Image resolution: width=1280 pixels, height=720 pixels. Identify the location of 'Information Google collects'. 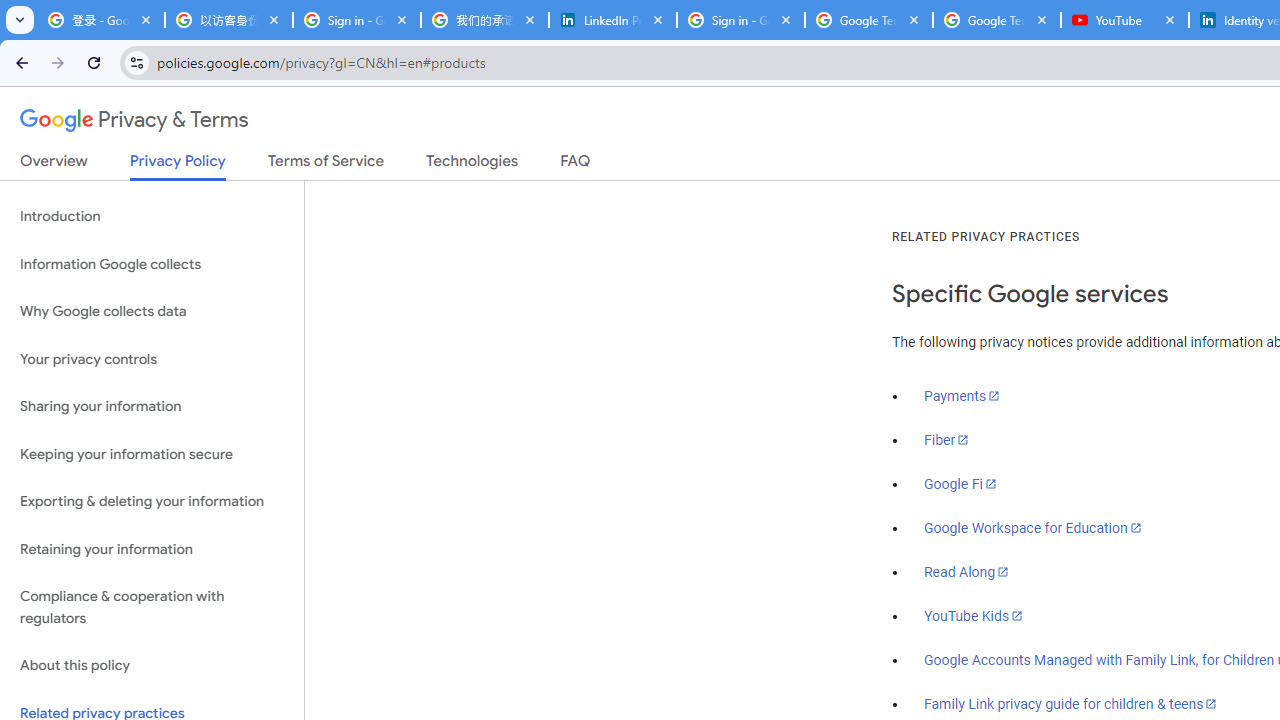
(151, 263).